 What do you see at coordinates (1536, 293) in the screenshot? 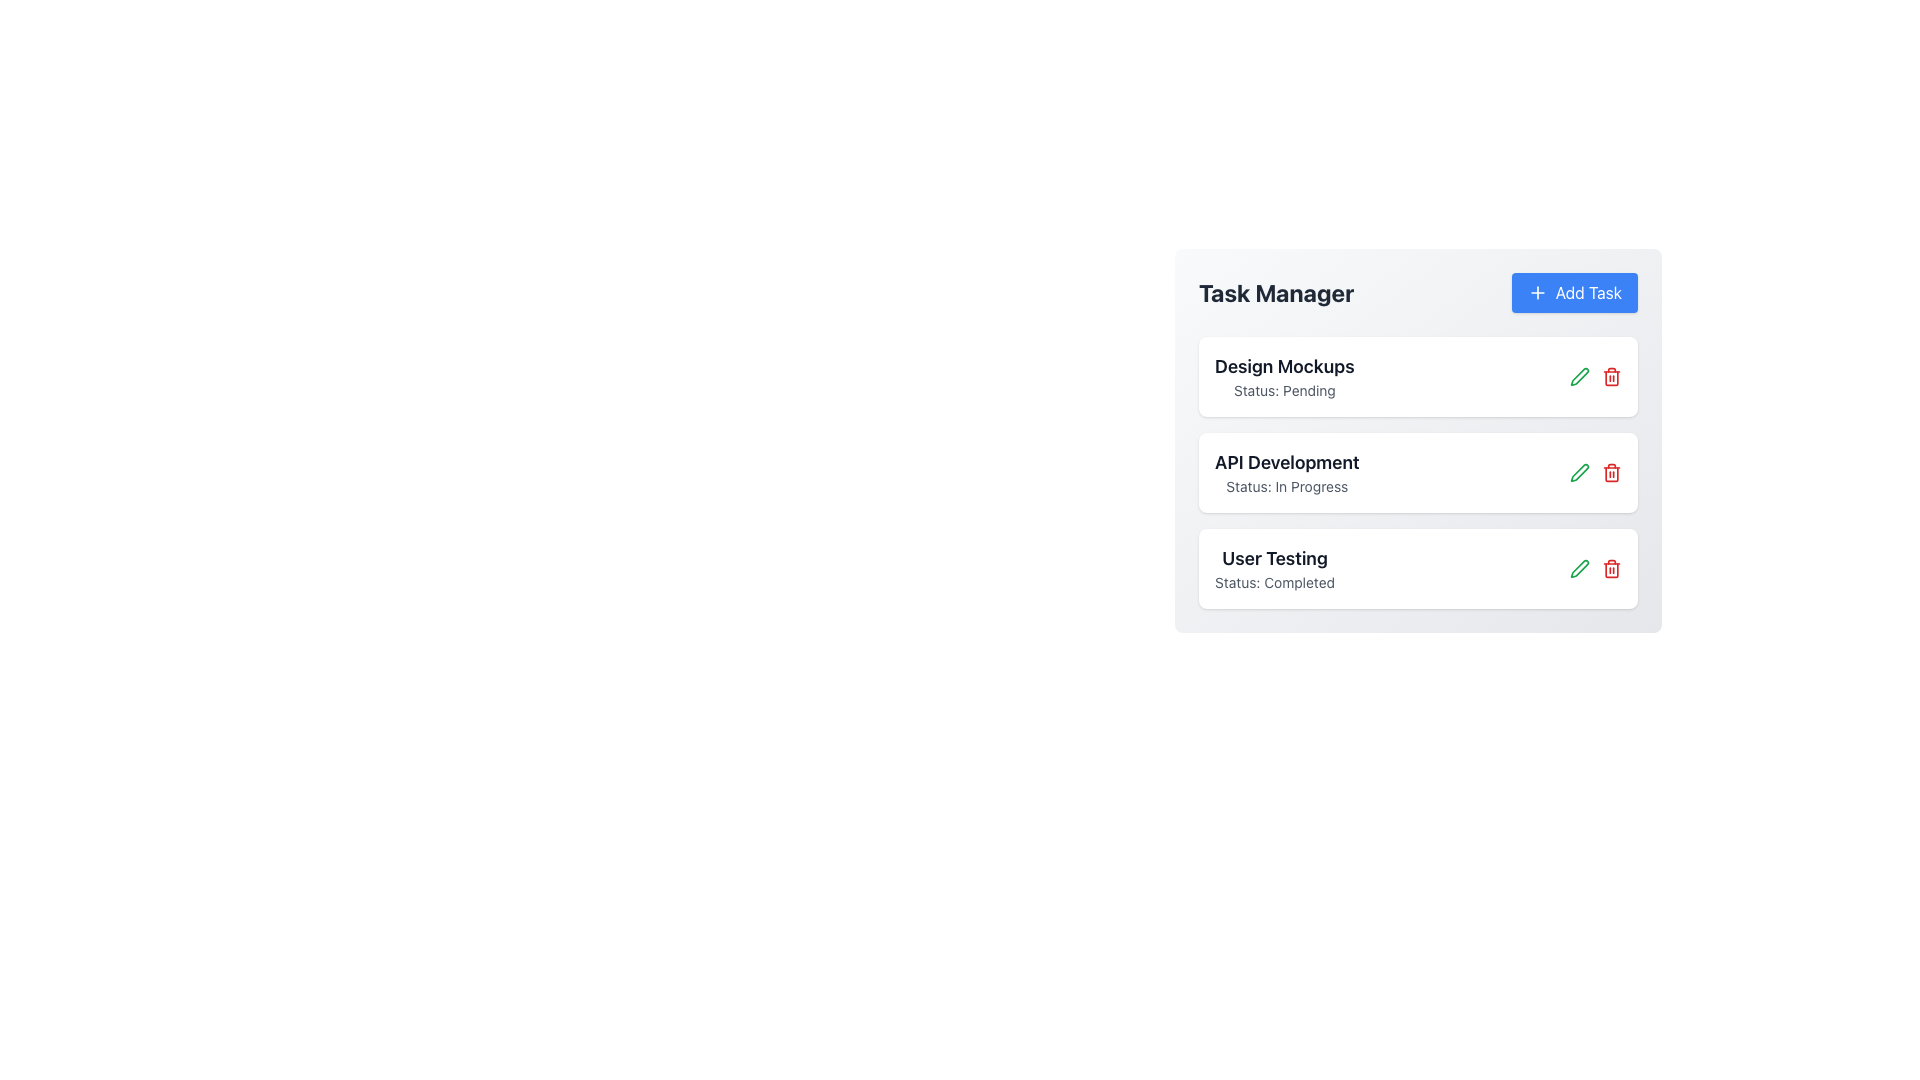
I see `the plus icon located within the 'Add Task' button in the top-right corner of the Task Manager interface` at bounding box center [1536, 293].